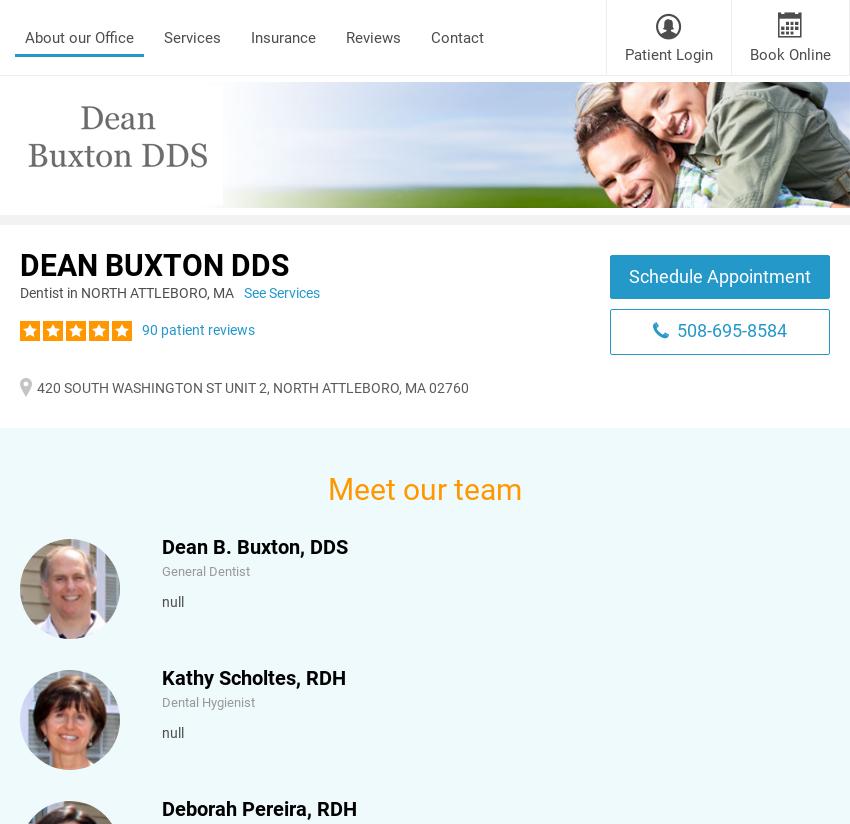 This screenshot has height=824, width=850. Describe the element at coordinates (282, 37) in the screenshot. I see `'Insurance'` at that location.